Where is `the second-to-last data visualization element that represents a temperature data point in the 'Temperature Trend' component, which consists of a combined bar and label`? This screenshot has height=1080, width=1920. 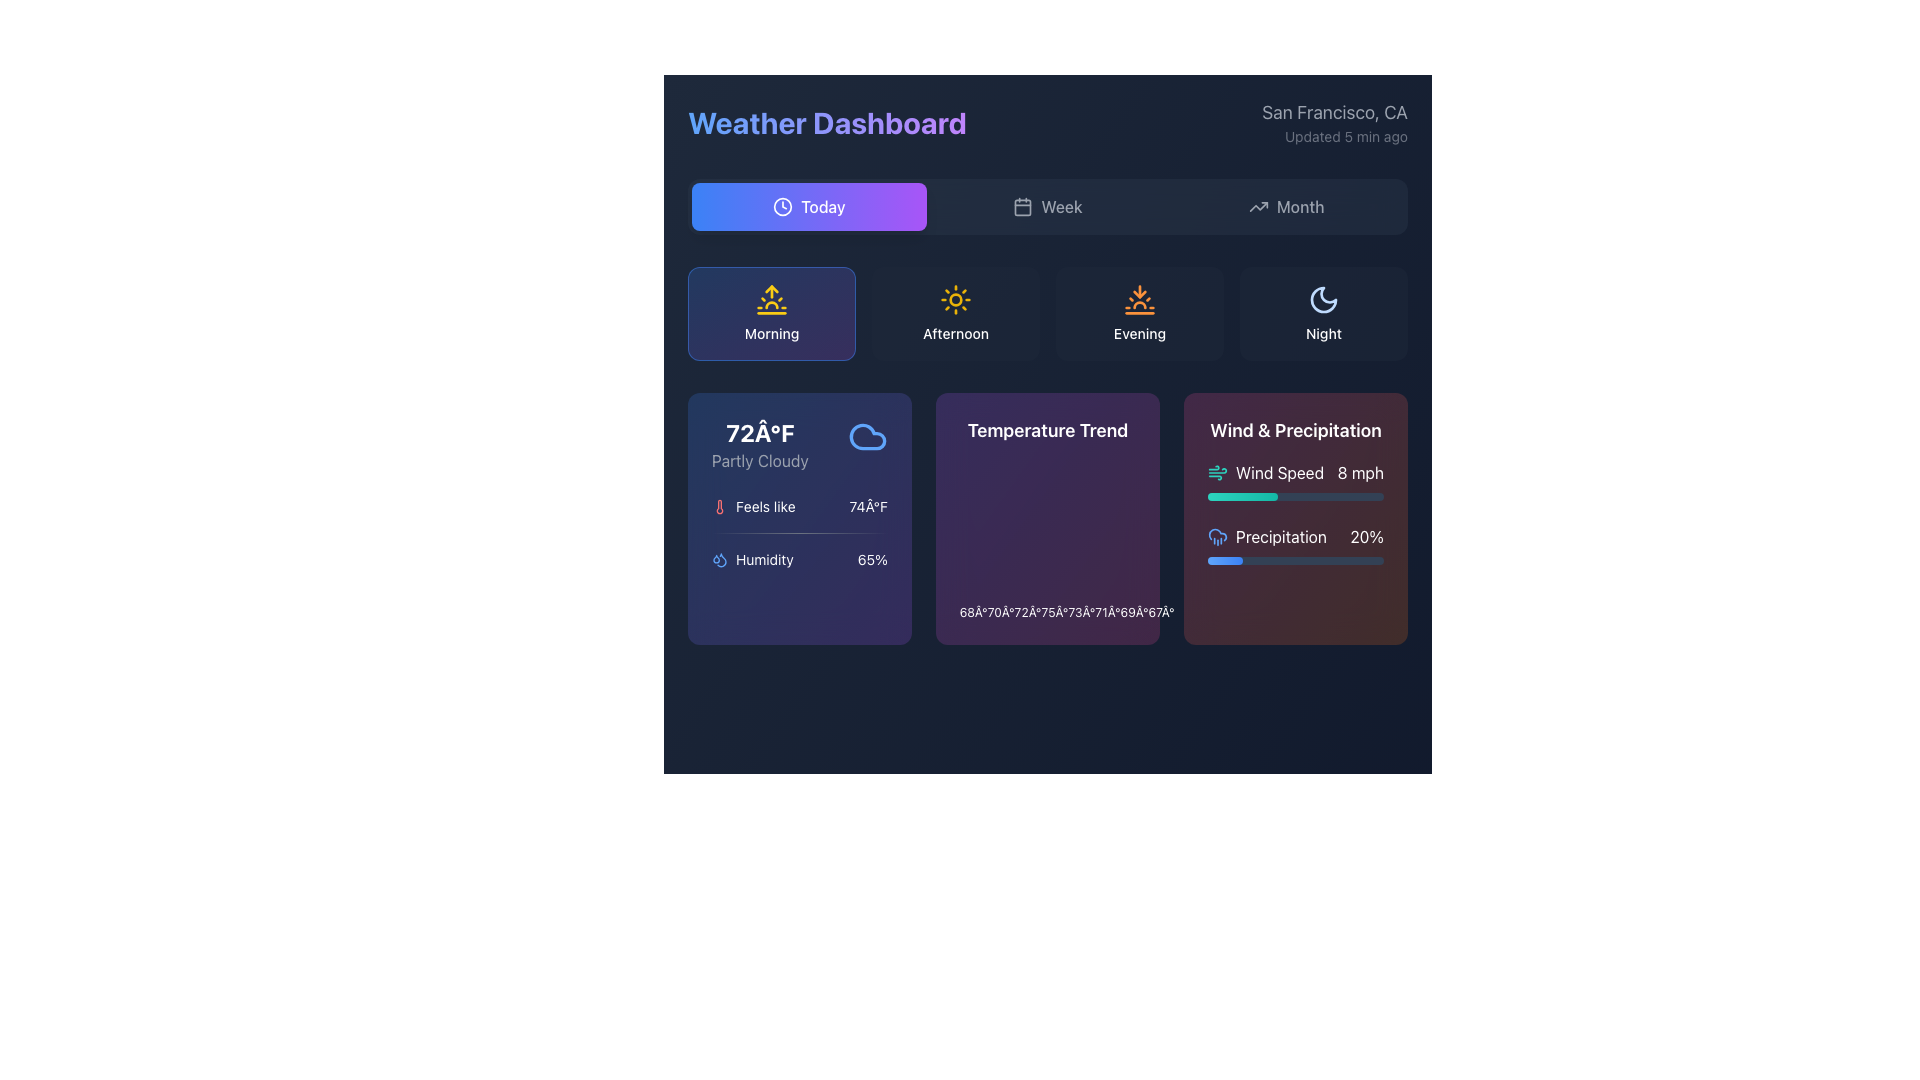
the second-to-last data visualization element that represents a temperature data point in the 'Temperature Trend' component, which consists of a combined bar and label is located at coordinates (1134, 608).